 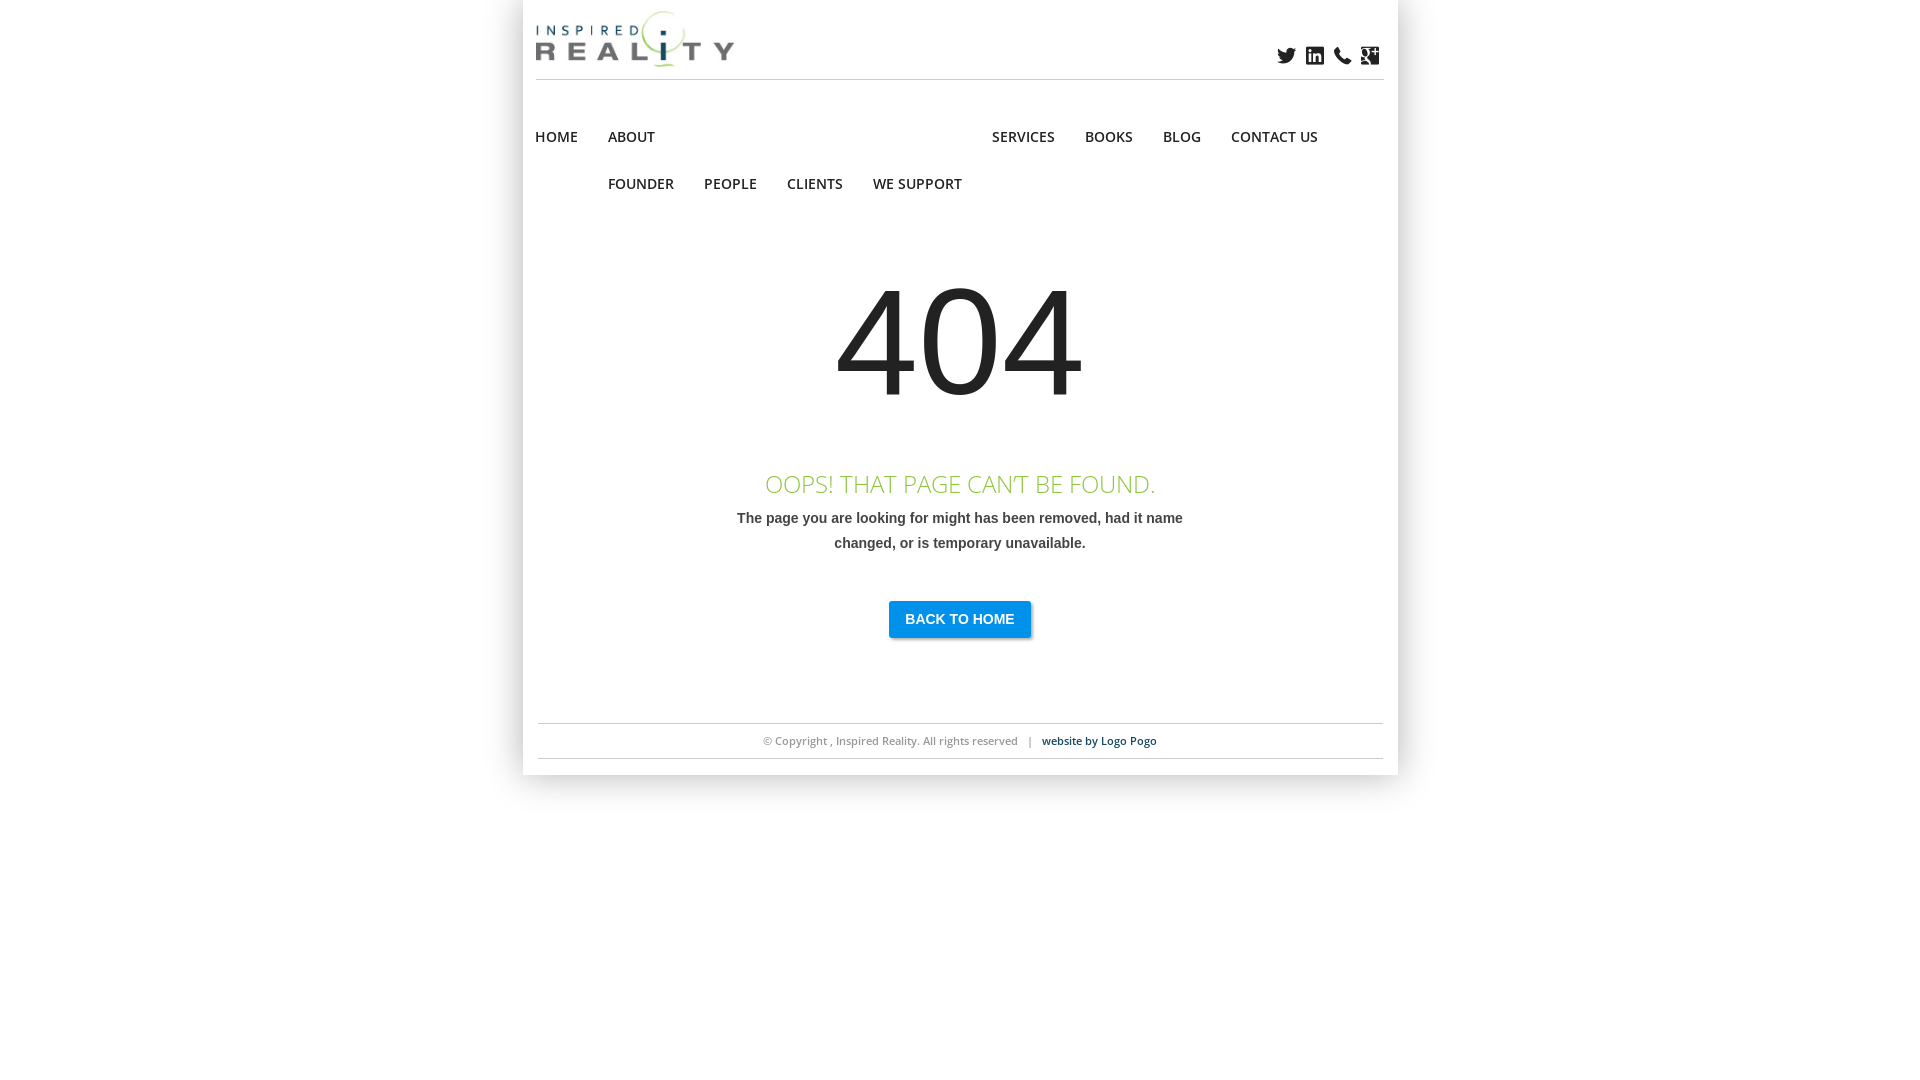 What do you see at coordinates (1286, 55) in the screenshot?
I see `'TWITTER'` at bounding box center [1286, 55].